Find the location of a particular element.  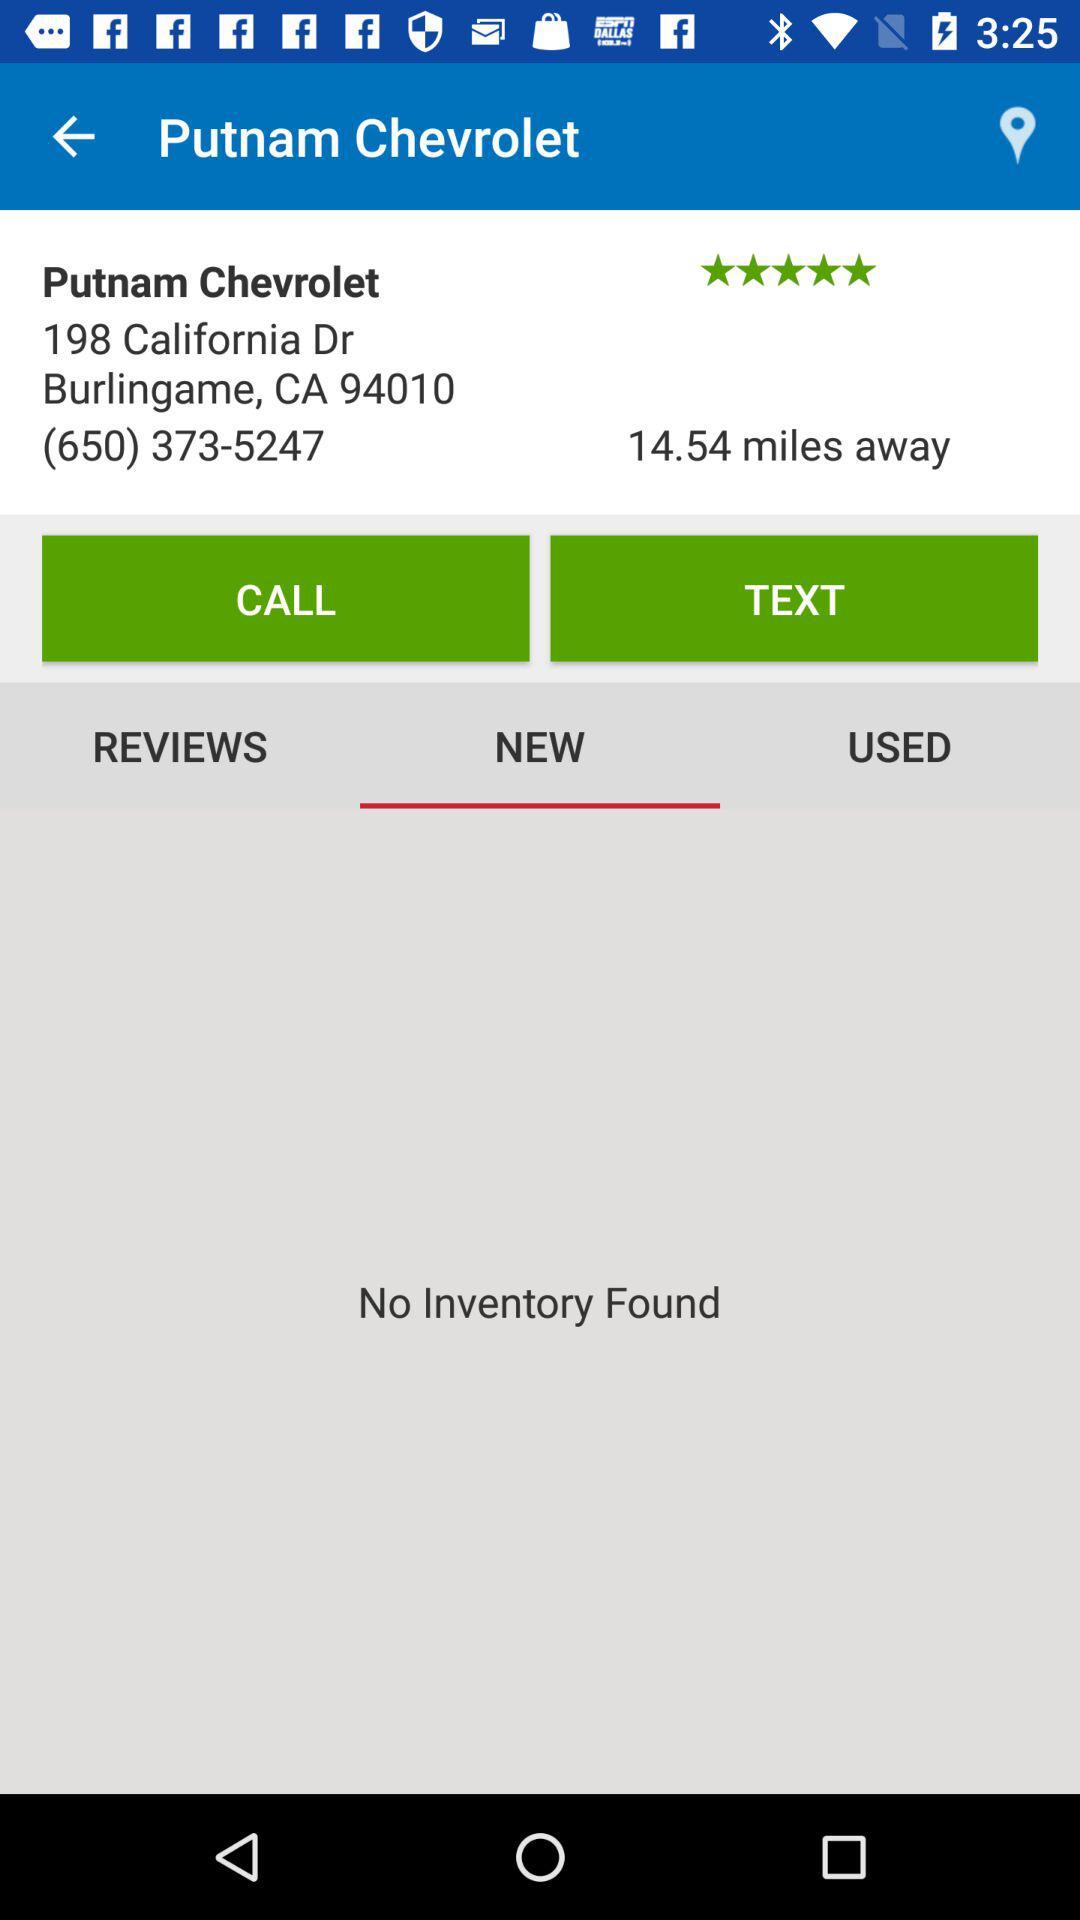

the text item is located at coordinates (793, 597).